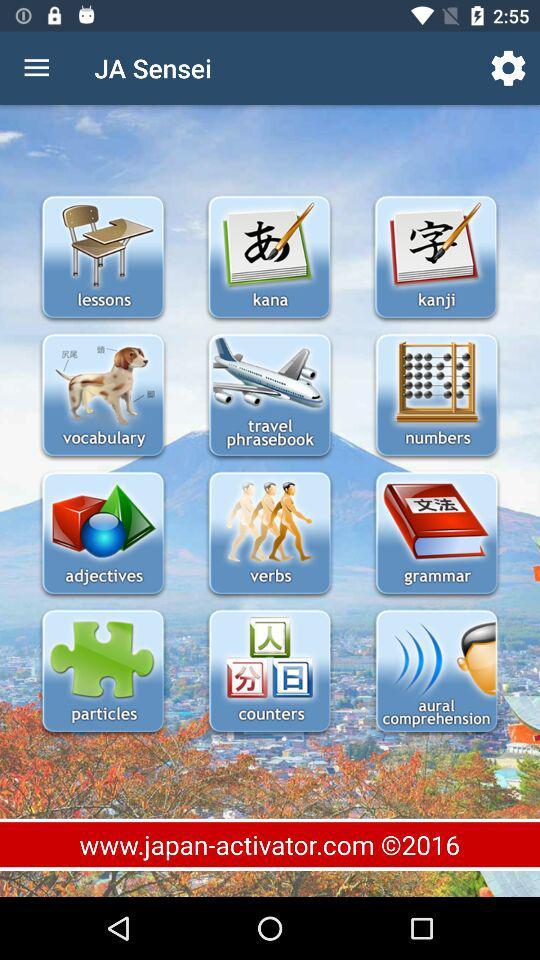 This screenshot has width=540, height=960. I want to click on numbers, so click(435, 396).